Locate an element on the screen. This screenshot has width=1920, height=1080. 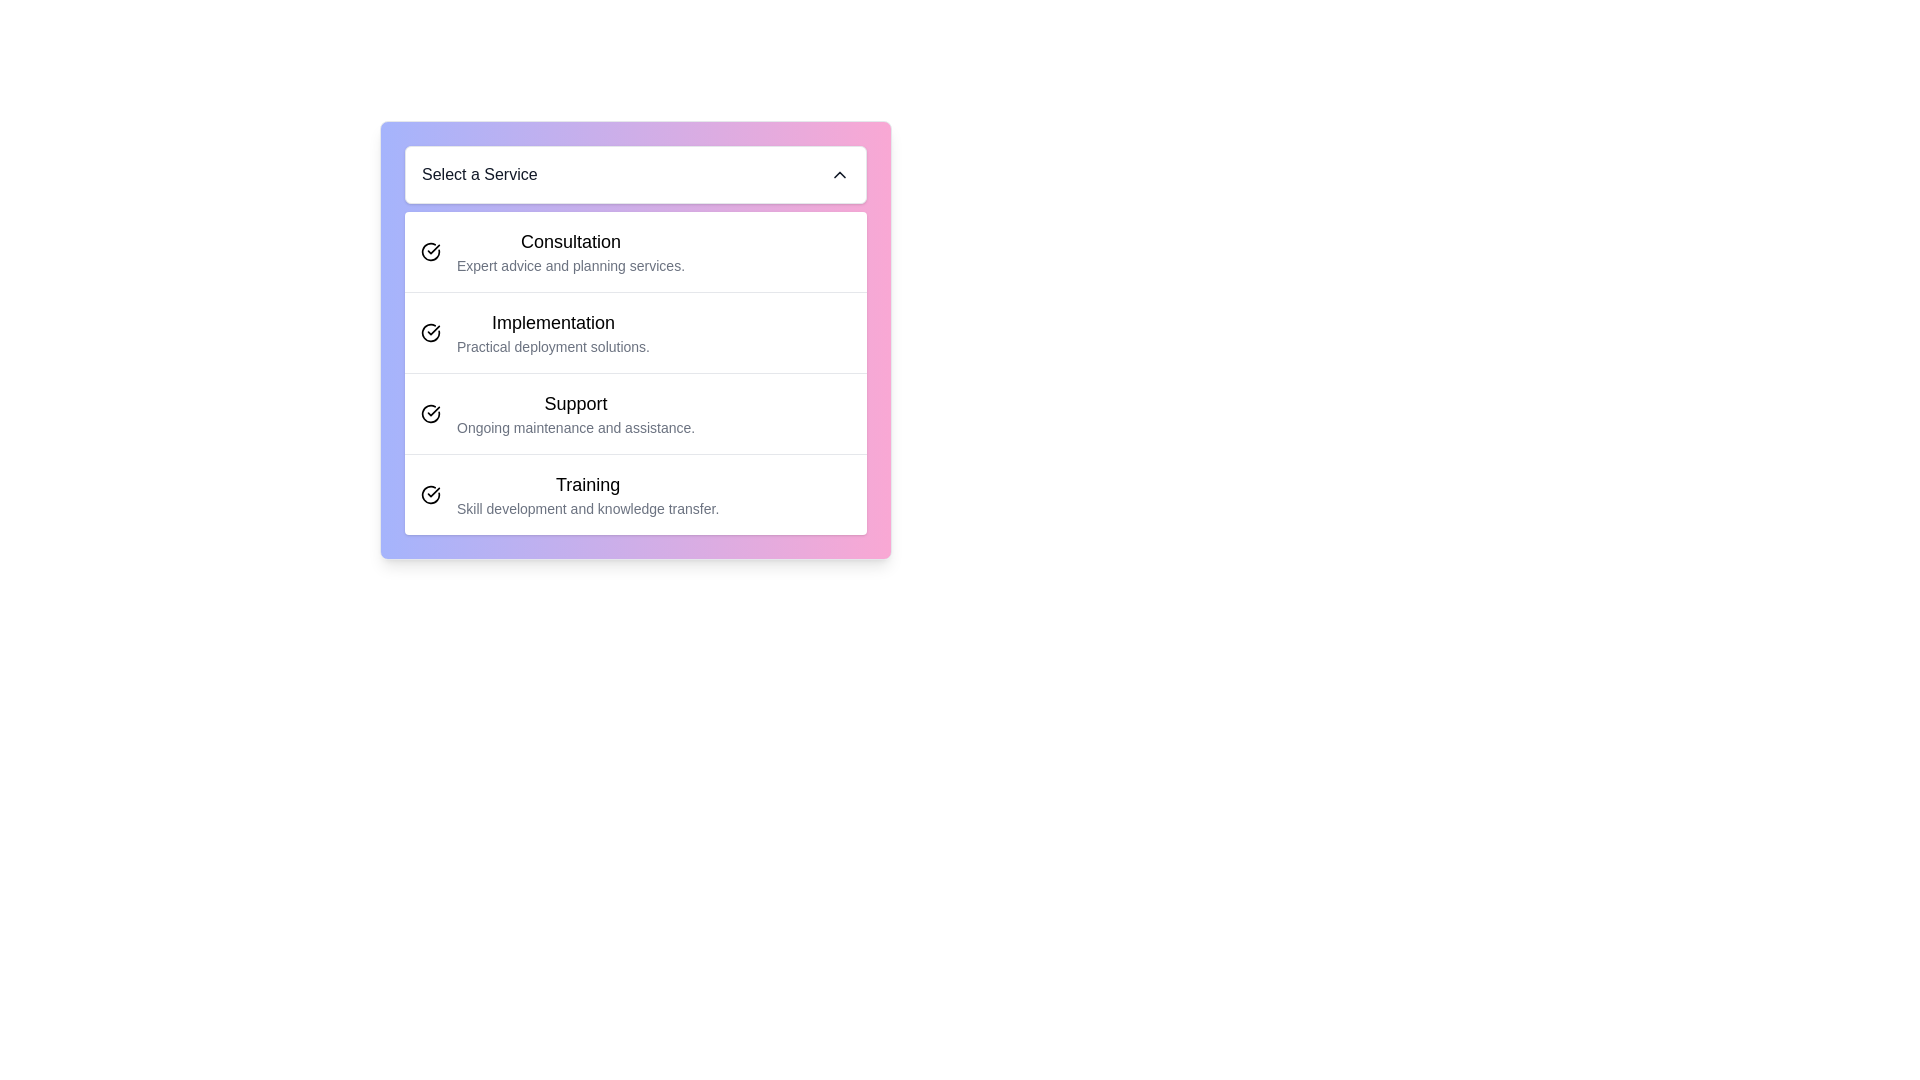
the Chevron icon located at the far right of the 'Select a Service' dropdown menu is located at coordinates (840, 173).